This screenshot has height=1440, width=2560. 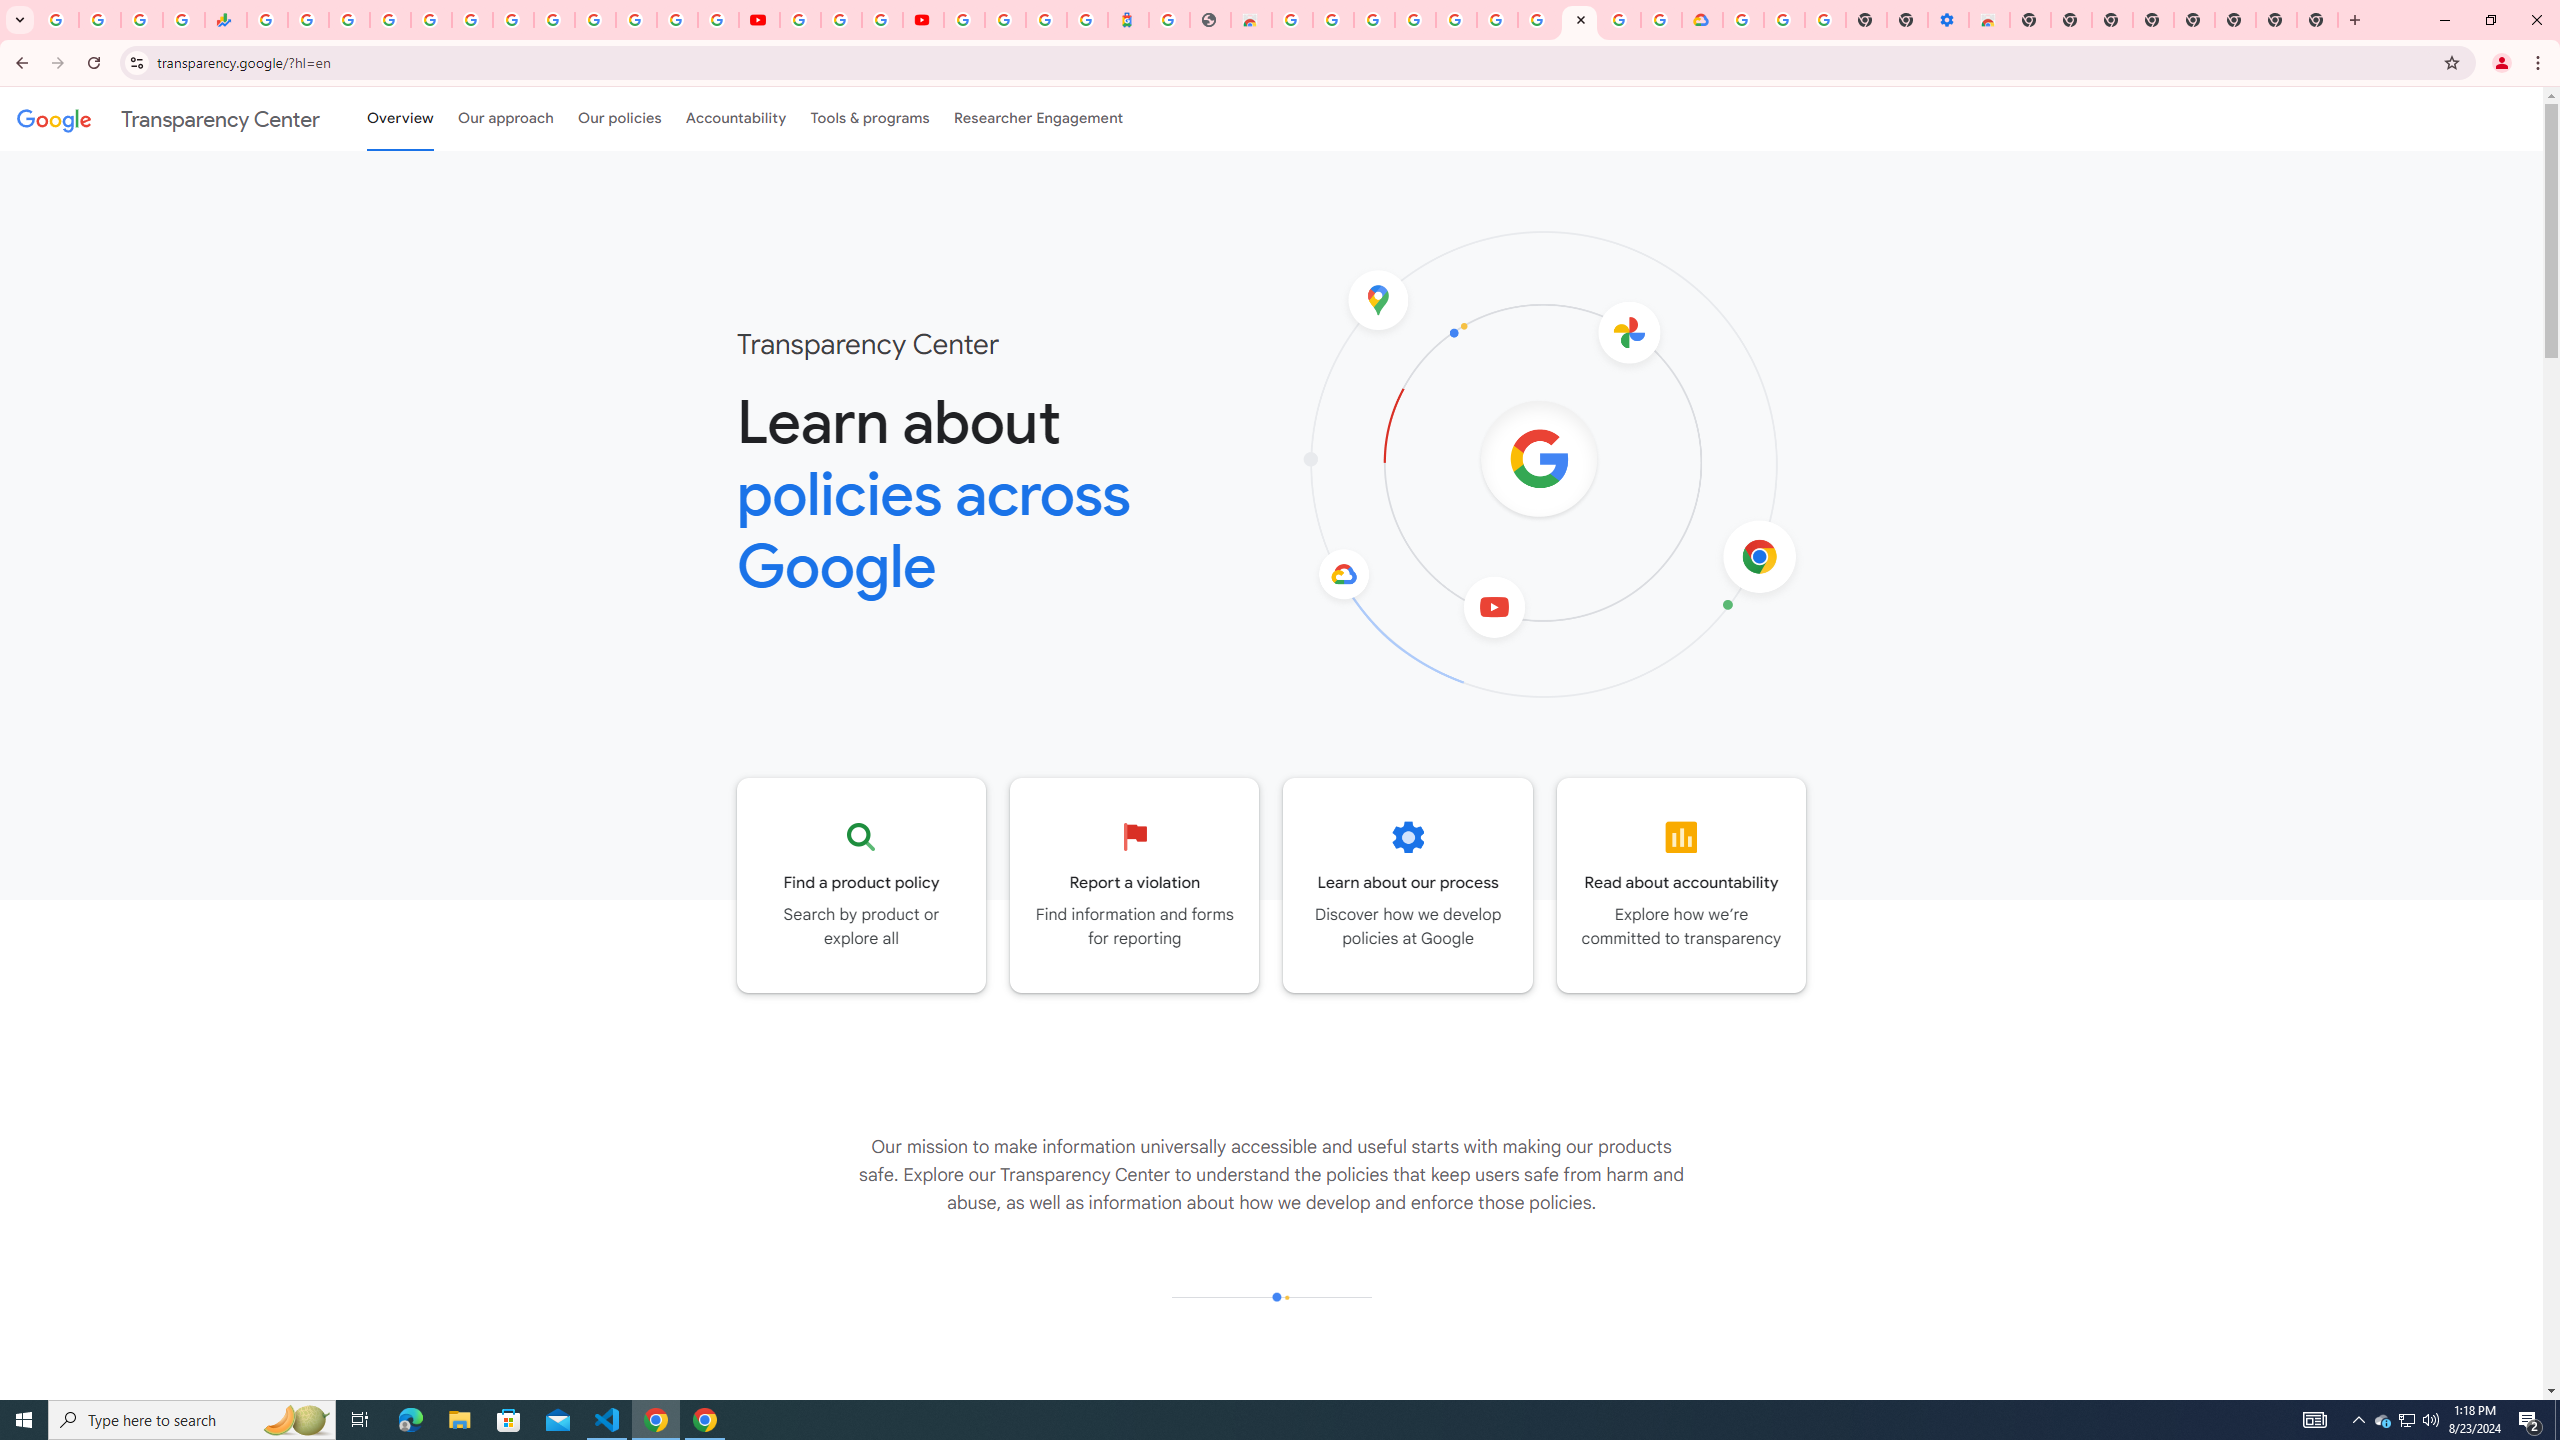 What do you see at coordinates (505, 118) in the screenshot?
I see `'Our approach'` at bounding box center [505, 118].